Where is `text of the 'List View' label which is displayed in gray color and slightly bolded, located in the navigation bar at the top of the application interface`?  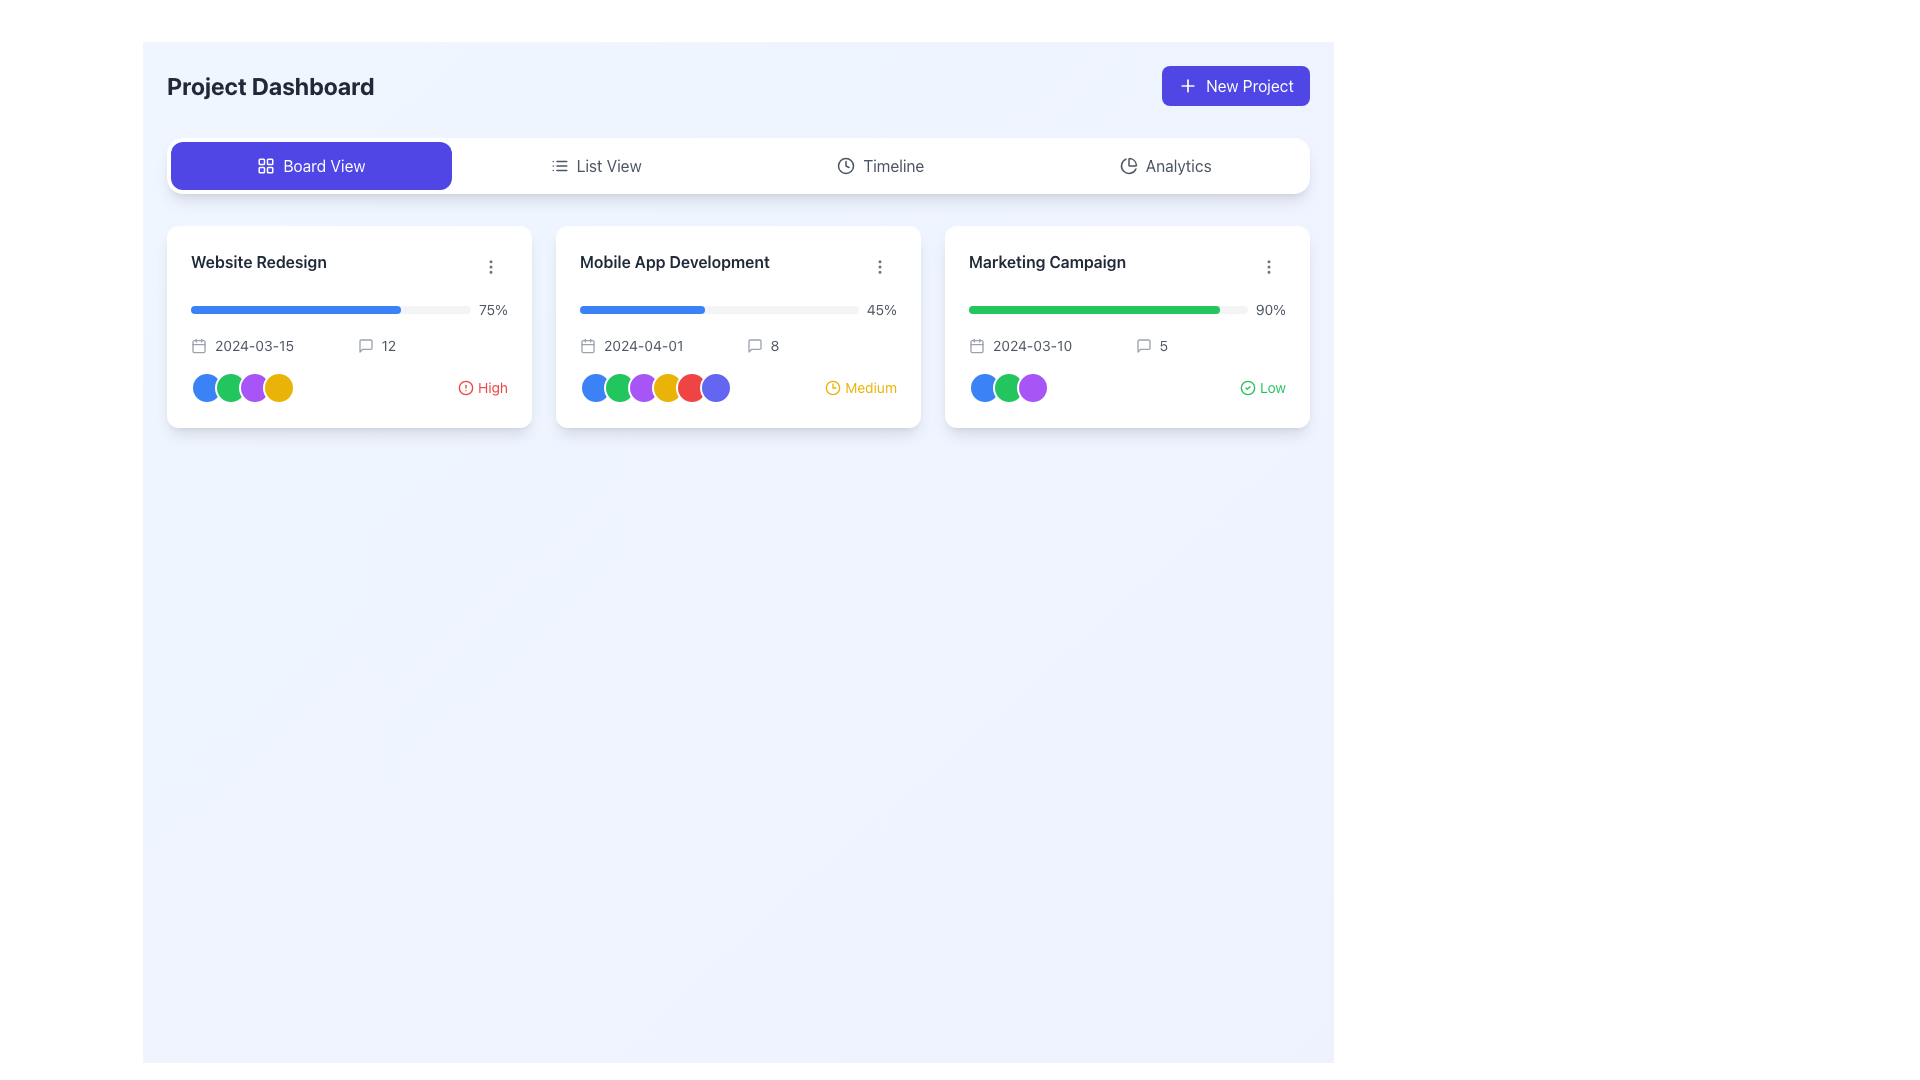
text of the 'List View' label which is displayed in gray color and slightly bolded, located in the navigation bar at the top of the application interface is located at coordinates (608, 164).